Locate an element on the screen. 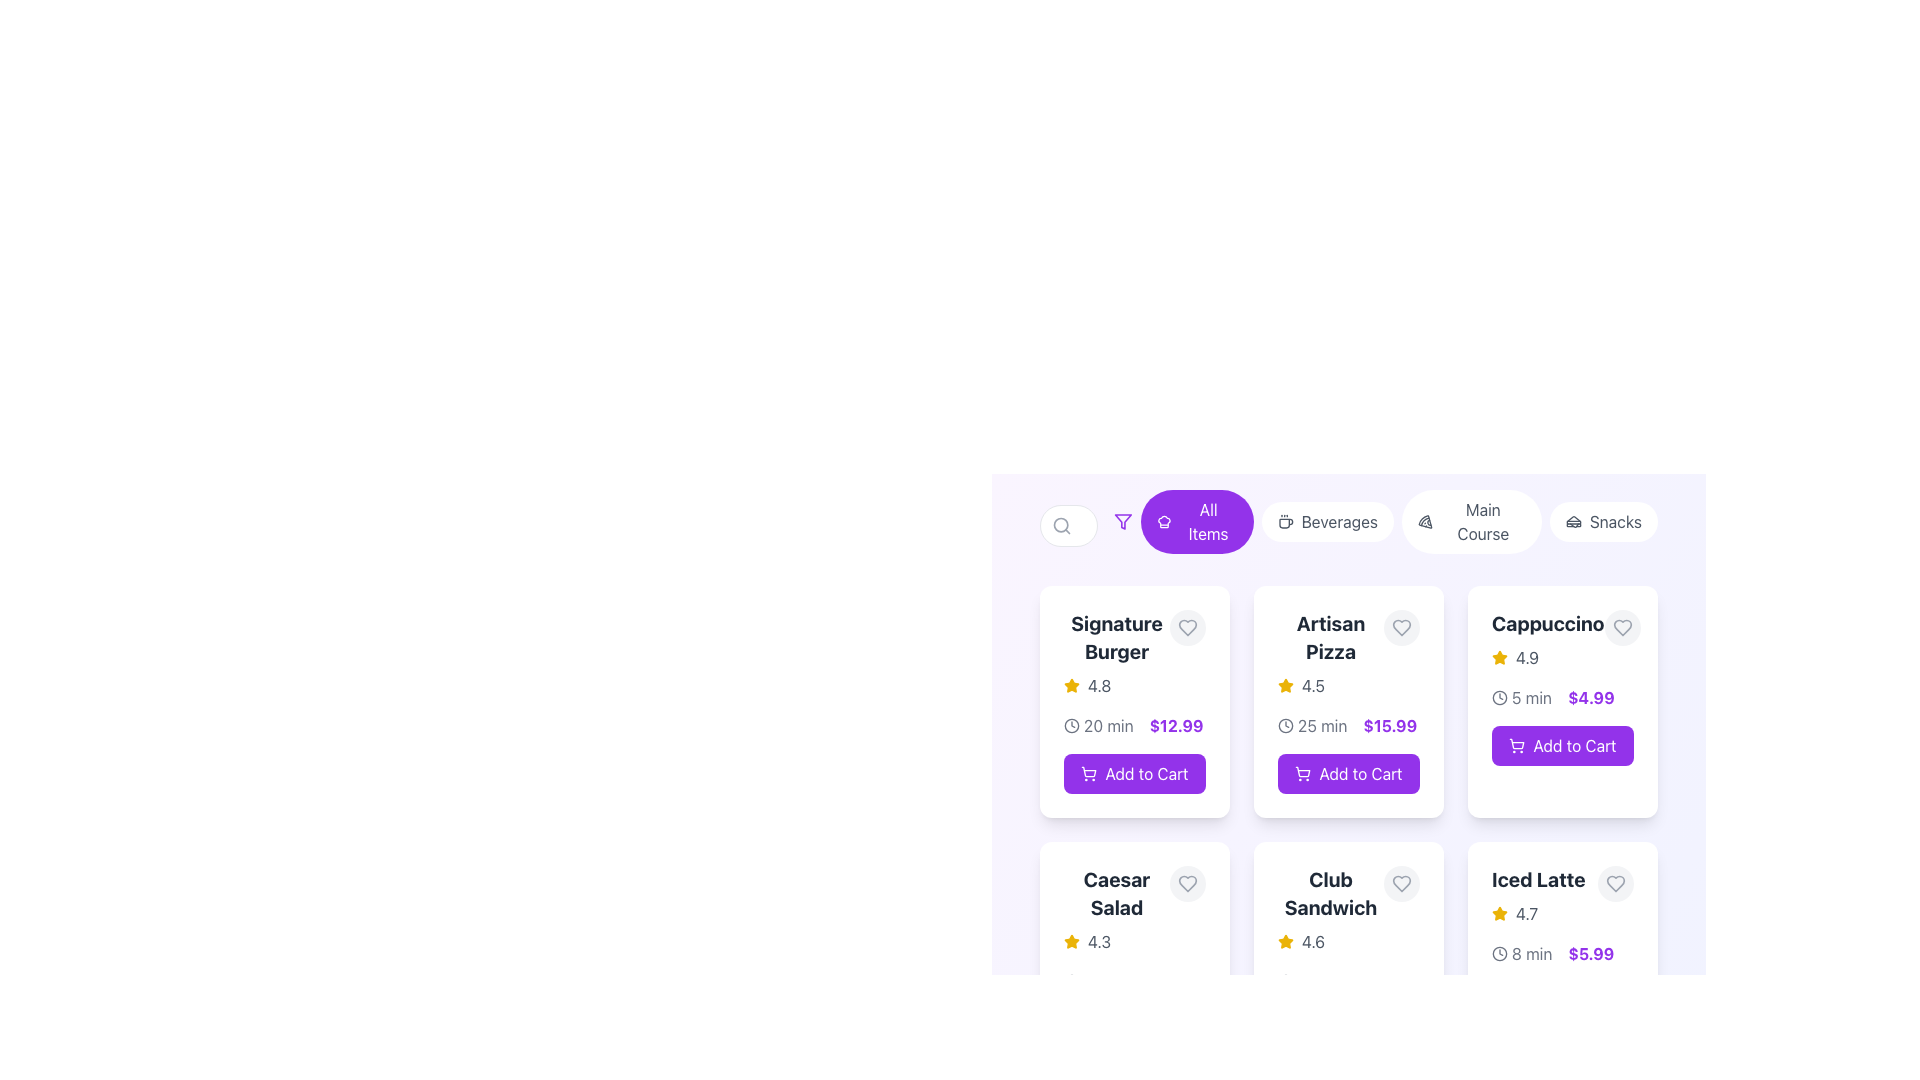 The height and width of the screenshot is (1080, 1920). the text label displaying 'Cappuccino', which is the heading of the third card in the second row, styled in bold, large grayish-black font is located at coordinates (1547, 623).